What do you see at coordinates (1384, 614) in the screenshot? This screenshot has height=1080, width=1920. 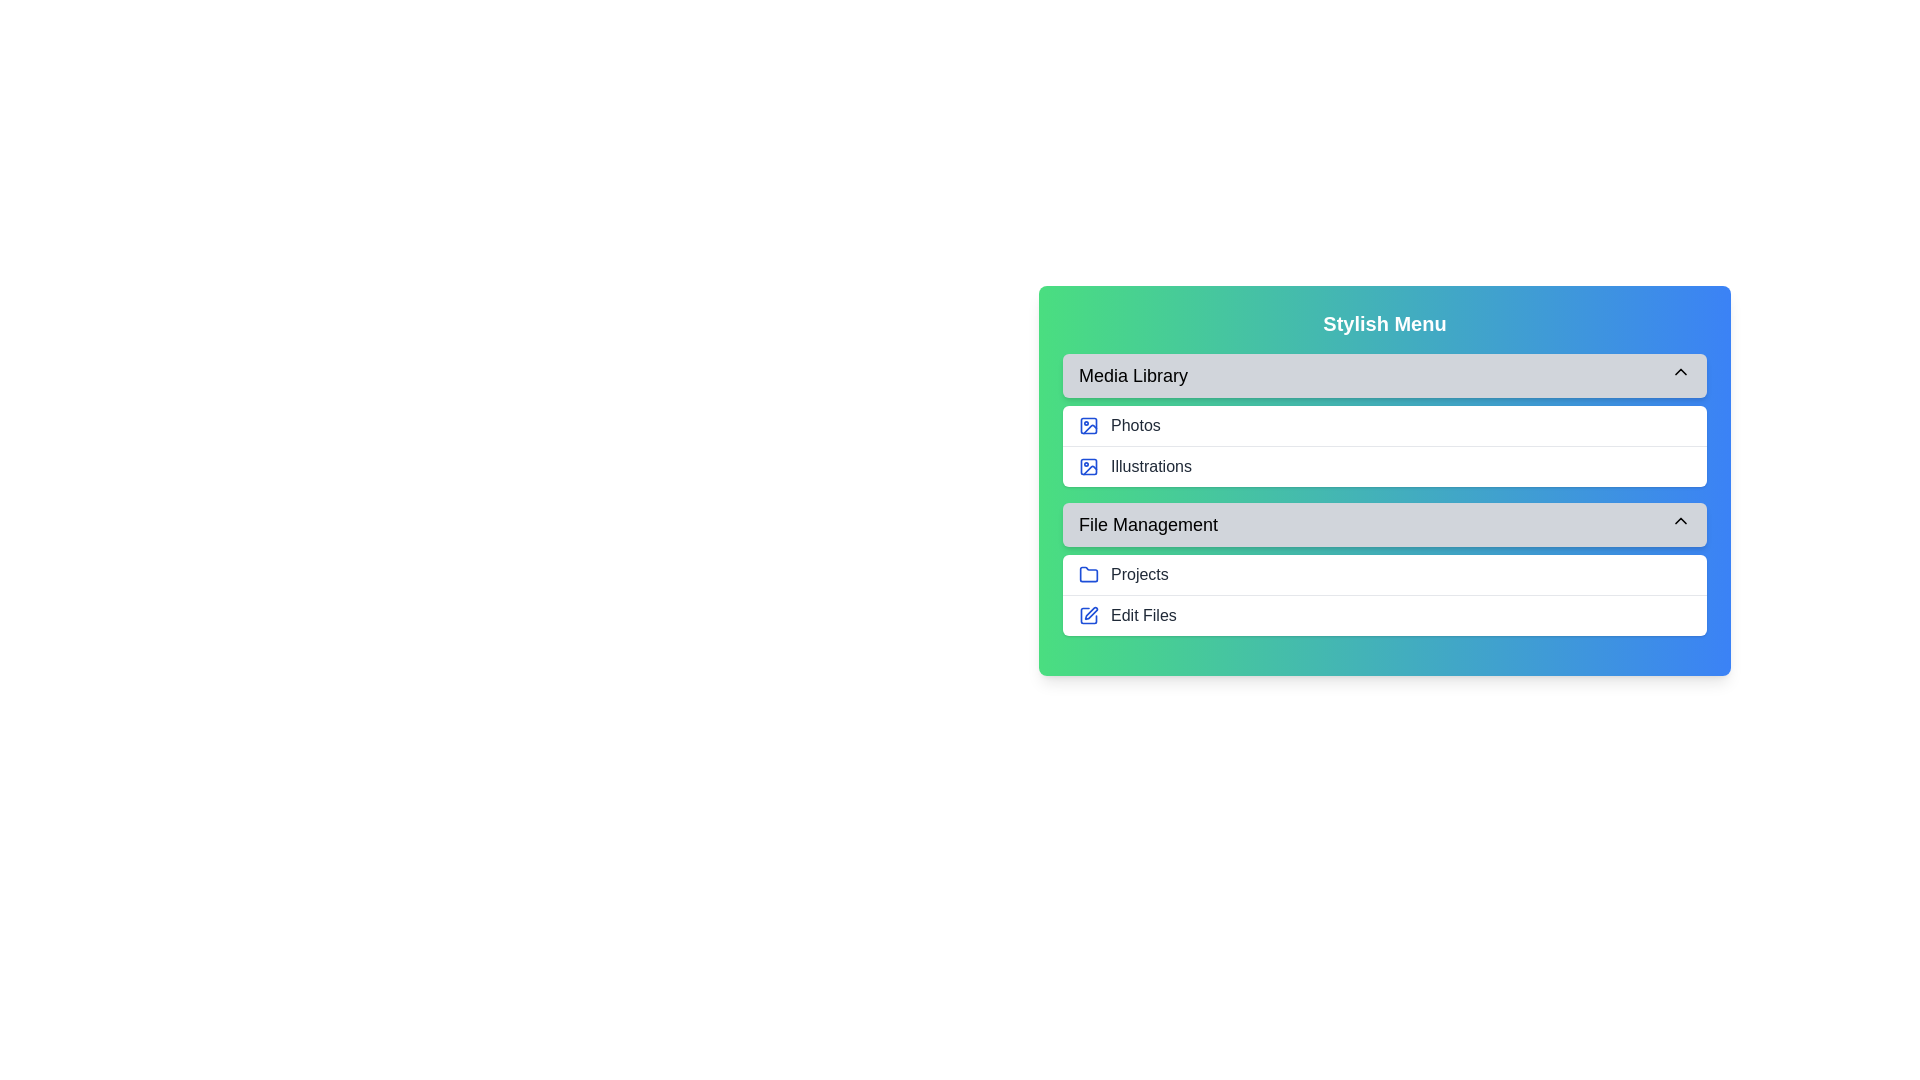 I see `the 'Edit Files' menu item, which is the second item in the 'File Management' section` at bounding box center [1384, 614].